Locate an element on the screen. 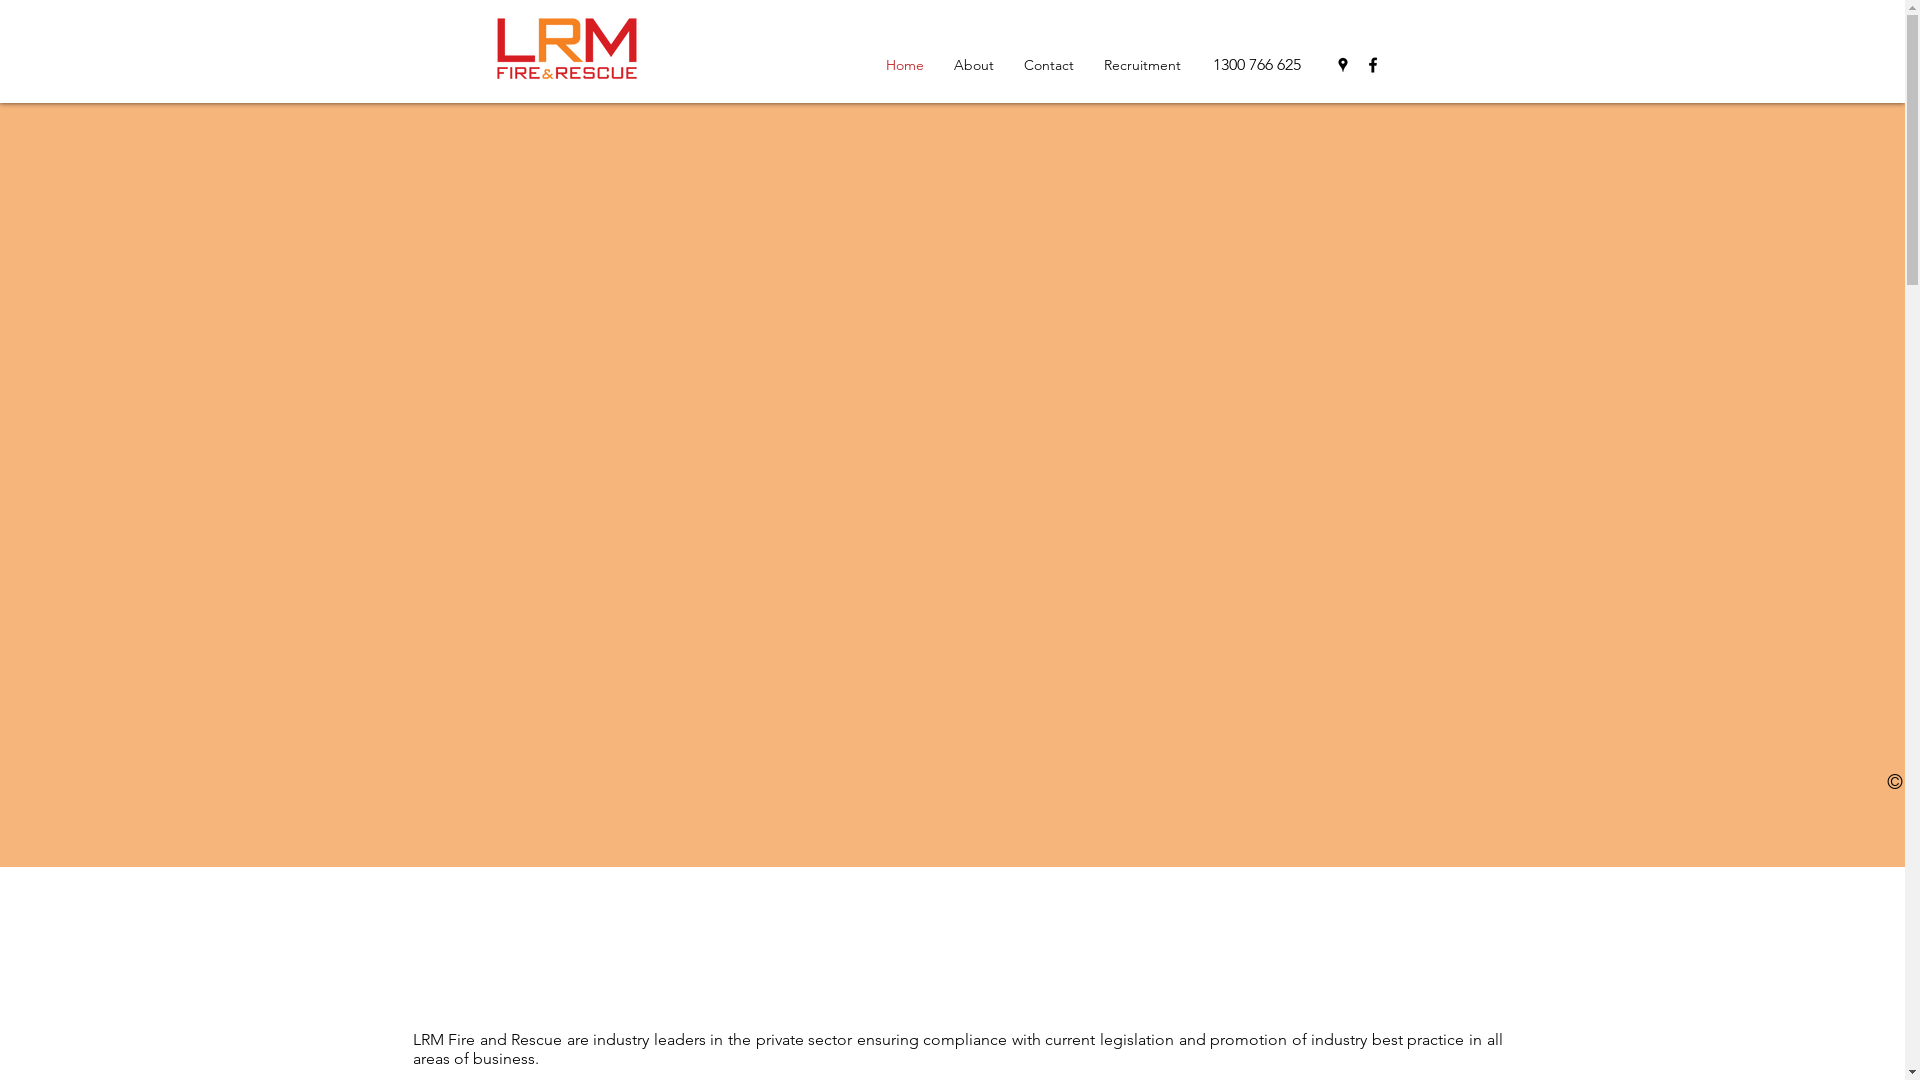 The image size is (1920, 1080). 'About' is located at coordinates (973, 64).